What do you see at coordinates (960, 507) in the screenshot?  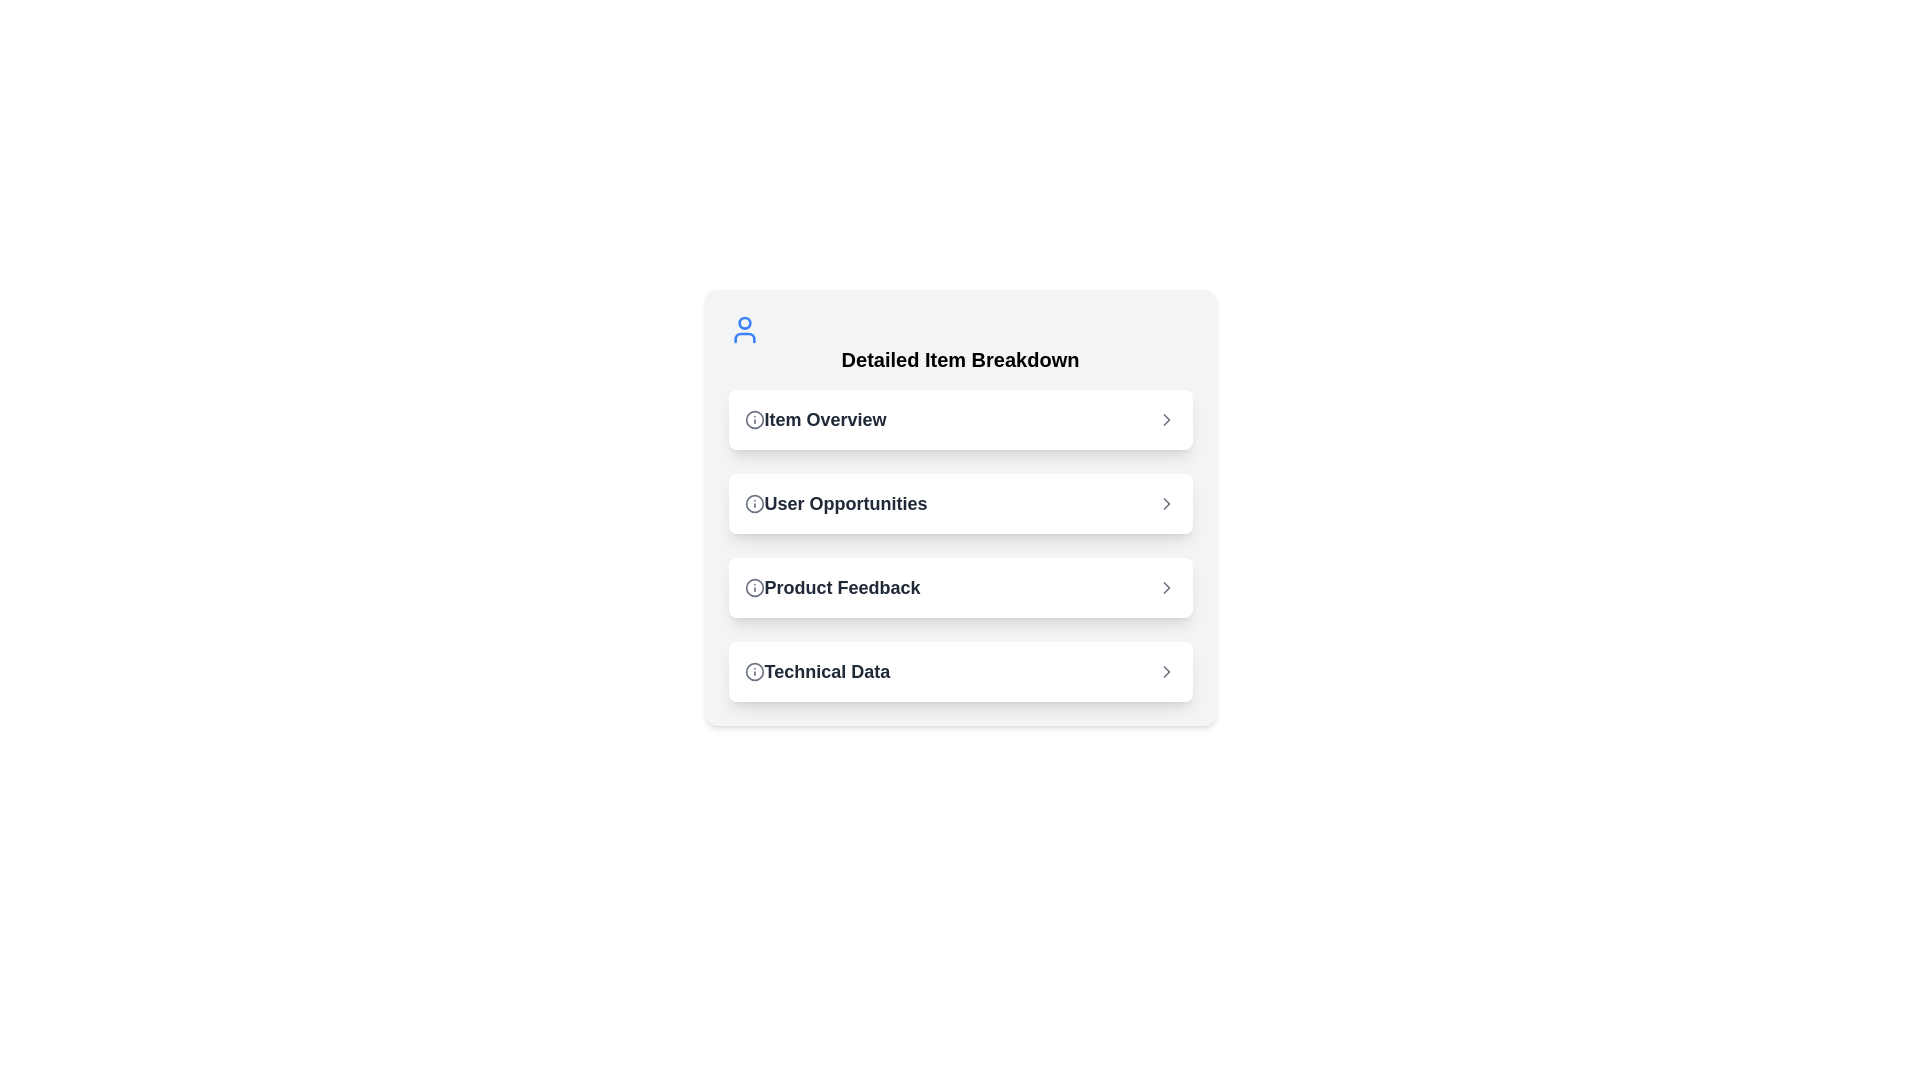 I see `the second menu item in the 'Detailed Item Breakdown' card titled 'User Opportunities'` at bounding box center [960, 507].